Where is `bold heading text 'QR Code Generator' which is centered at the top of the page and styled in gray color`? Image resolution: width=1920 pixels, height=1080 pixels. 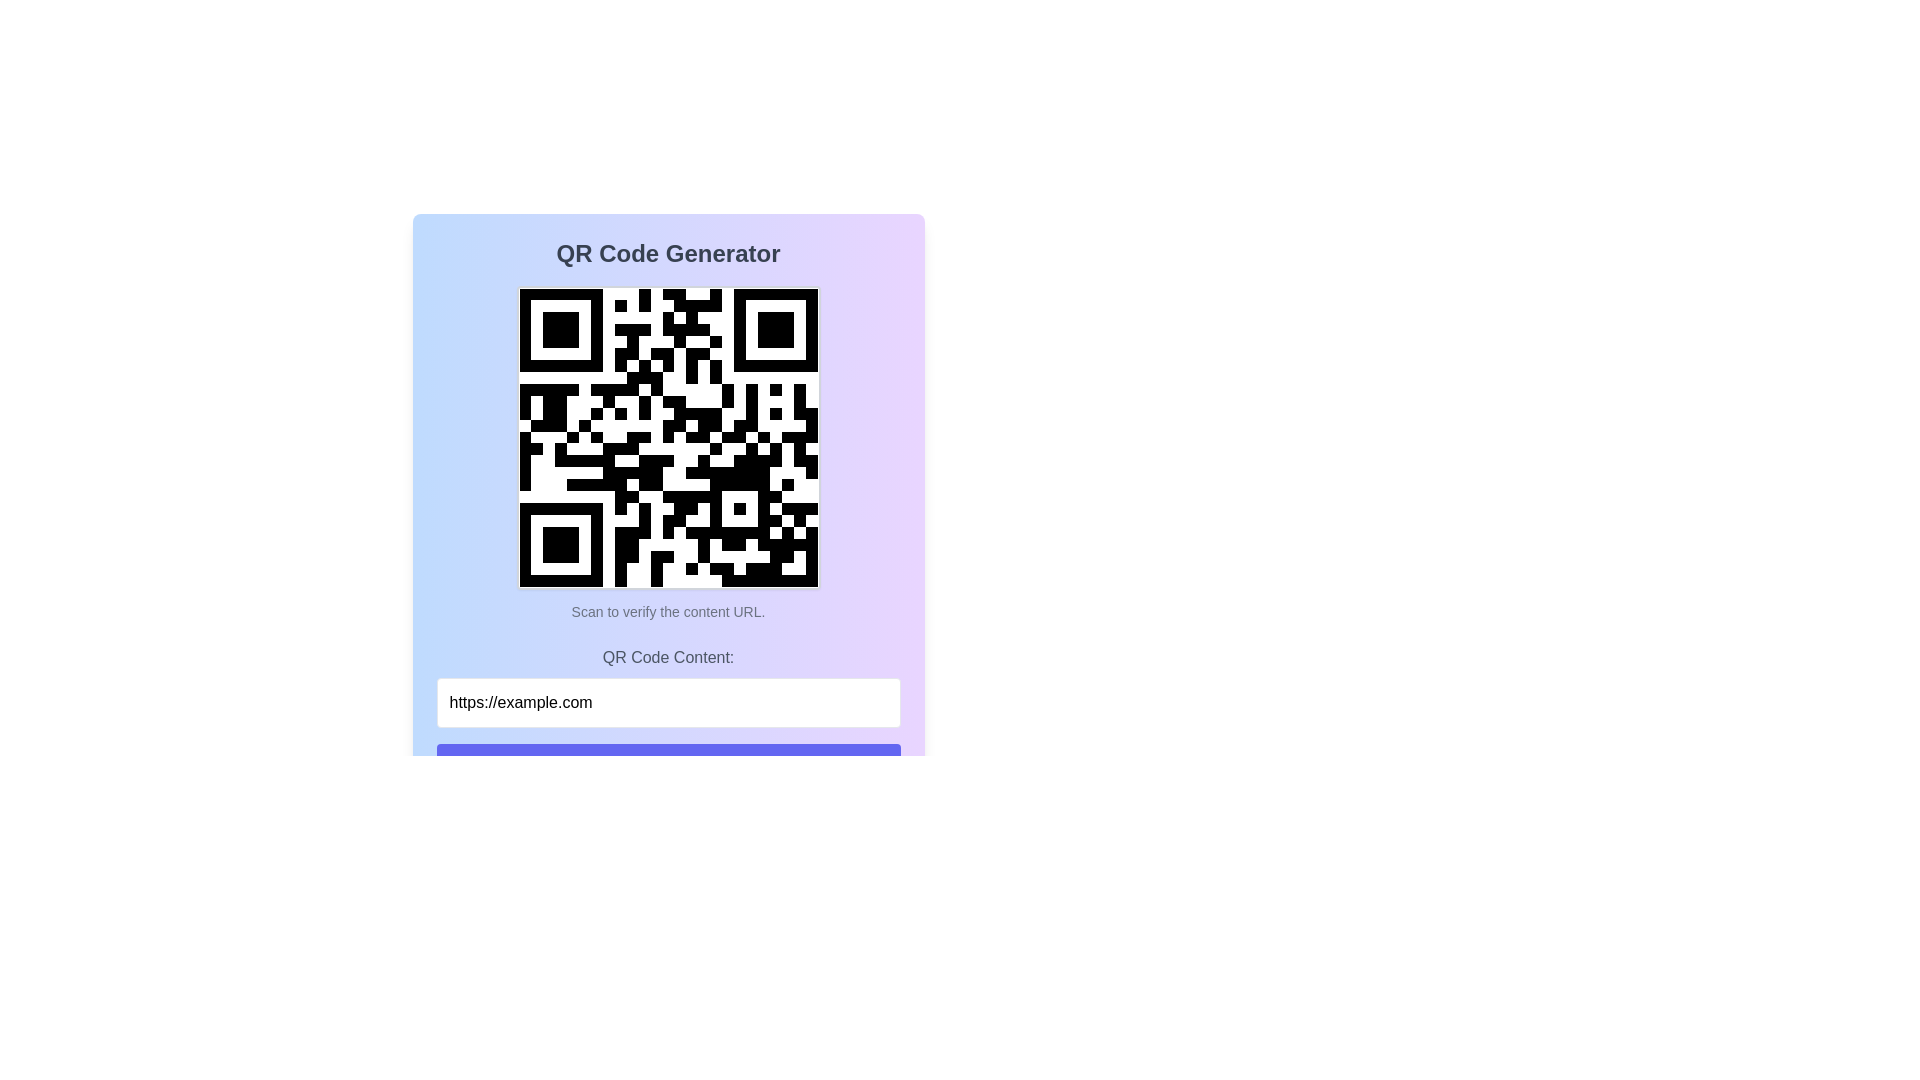 bold heading text 'QR Code Generator' which is centered at the top of the page and styled in gray color is located at coordinates (668, 253).